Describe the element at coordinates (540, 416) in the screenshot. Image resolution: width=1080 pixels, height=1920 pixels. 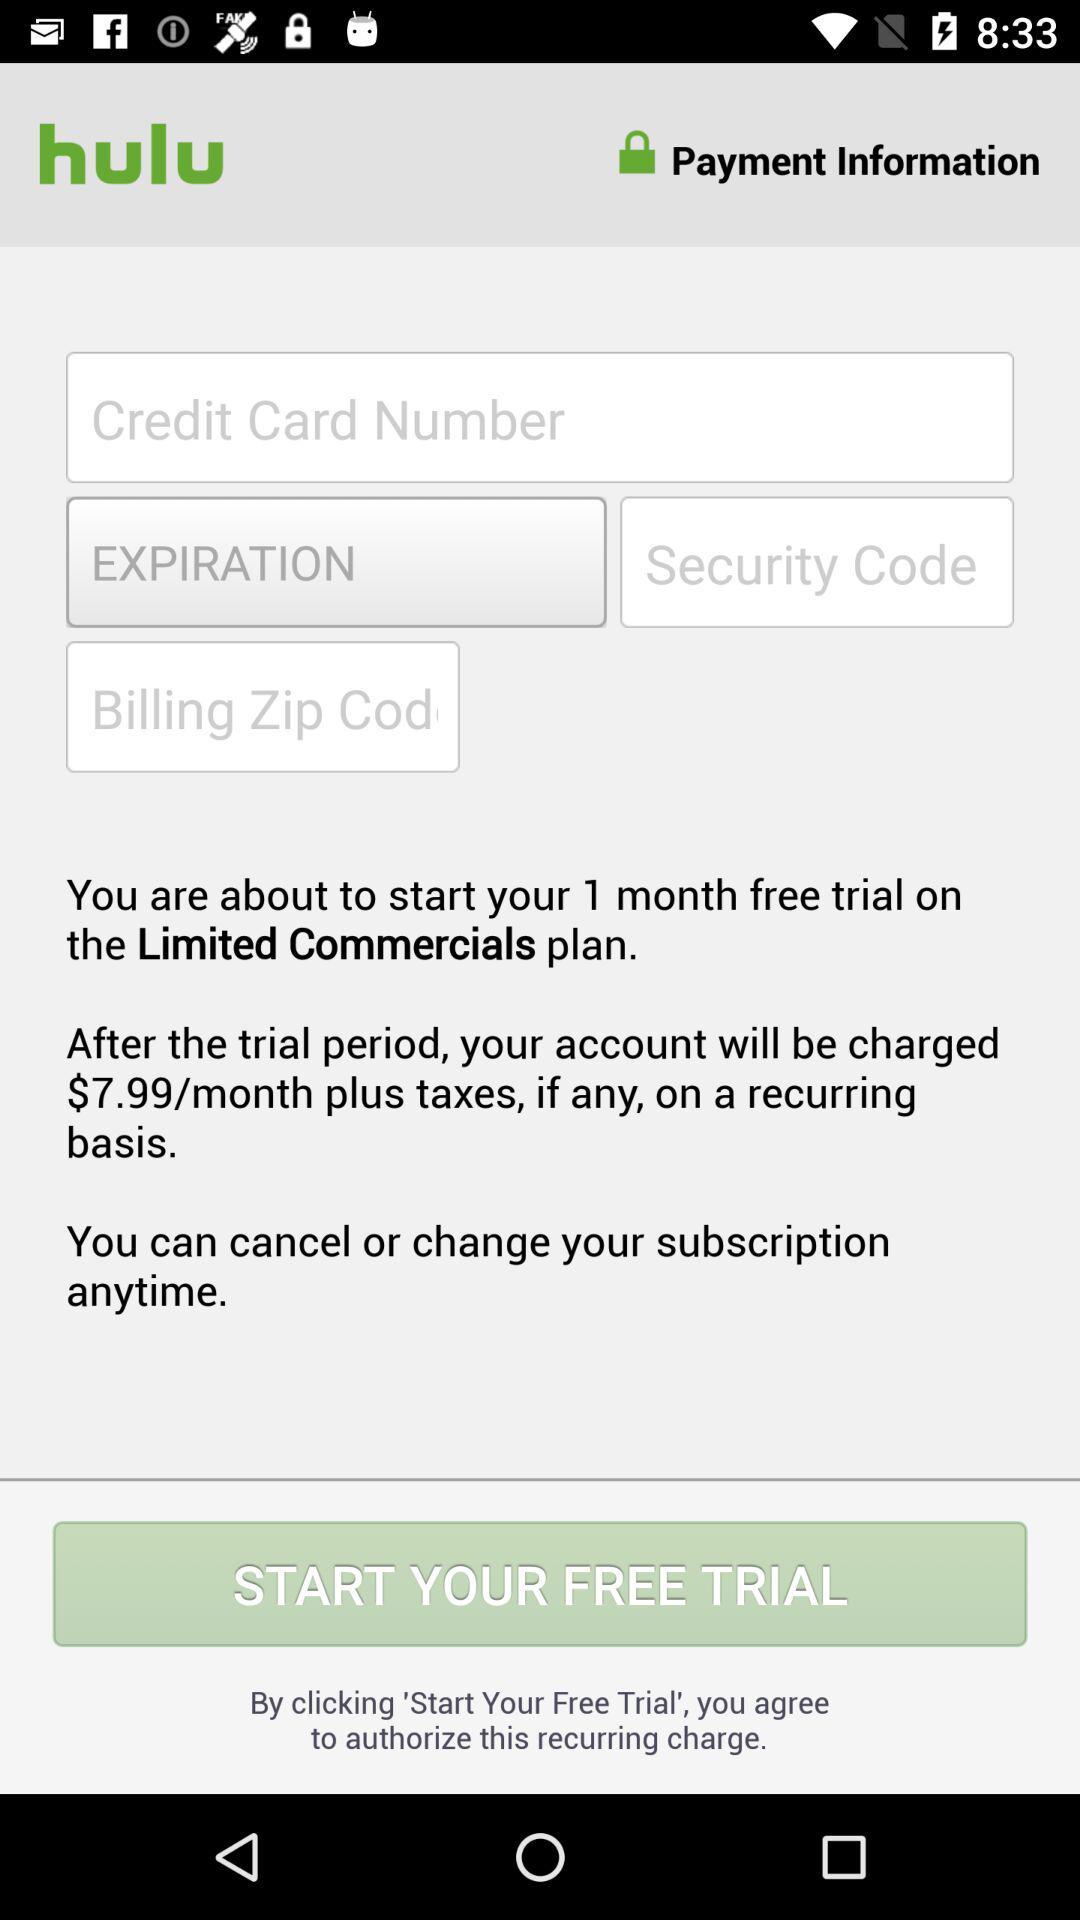
I see `card number` at that location.